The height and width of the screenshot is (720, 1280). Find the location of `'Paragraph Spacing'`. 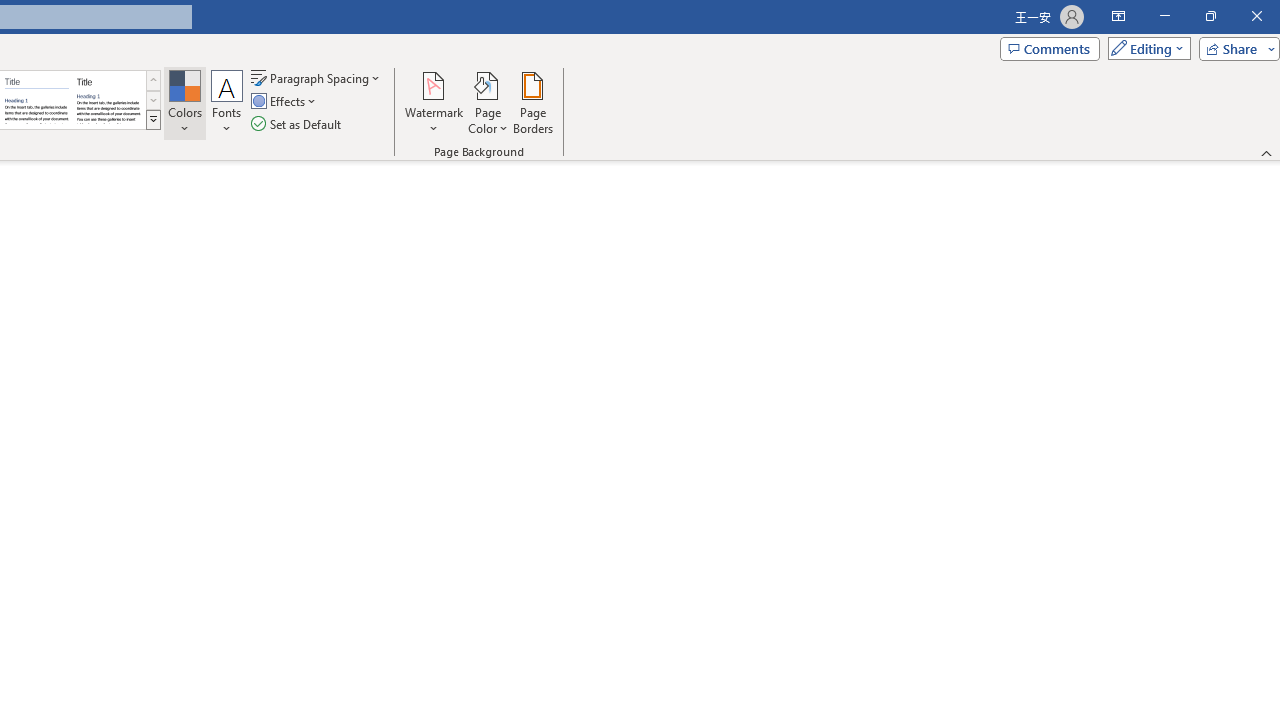

'Paragraph Spacing' is located at coordinates (316, 77).